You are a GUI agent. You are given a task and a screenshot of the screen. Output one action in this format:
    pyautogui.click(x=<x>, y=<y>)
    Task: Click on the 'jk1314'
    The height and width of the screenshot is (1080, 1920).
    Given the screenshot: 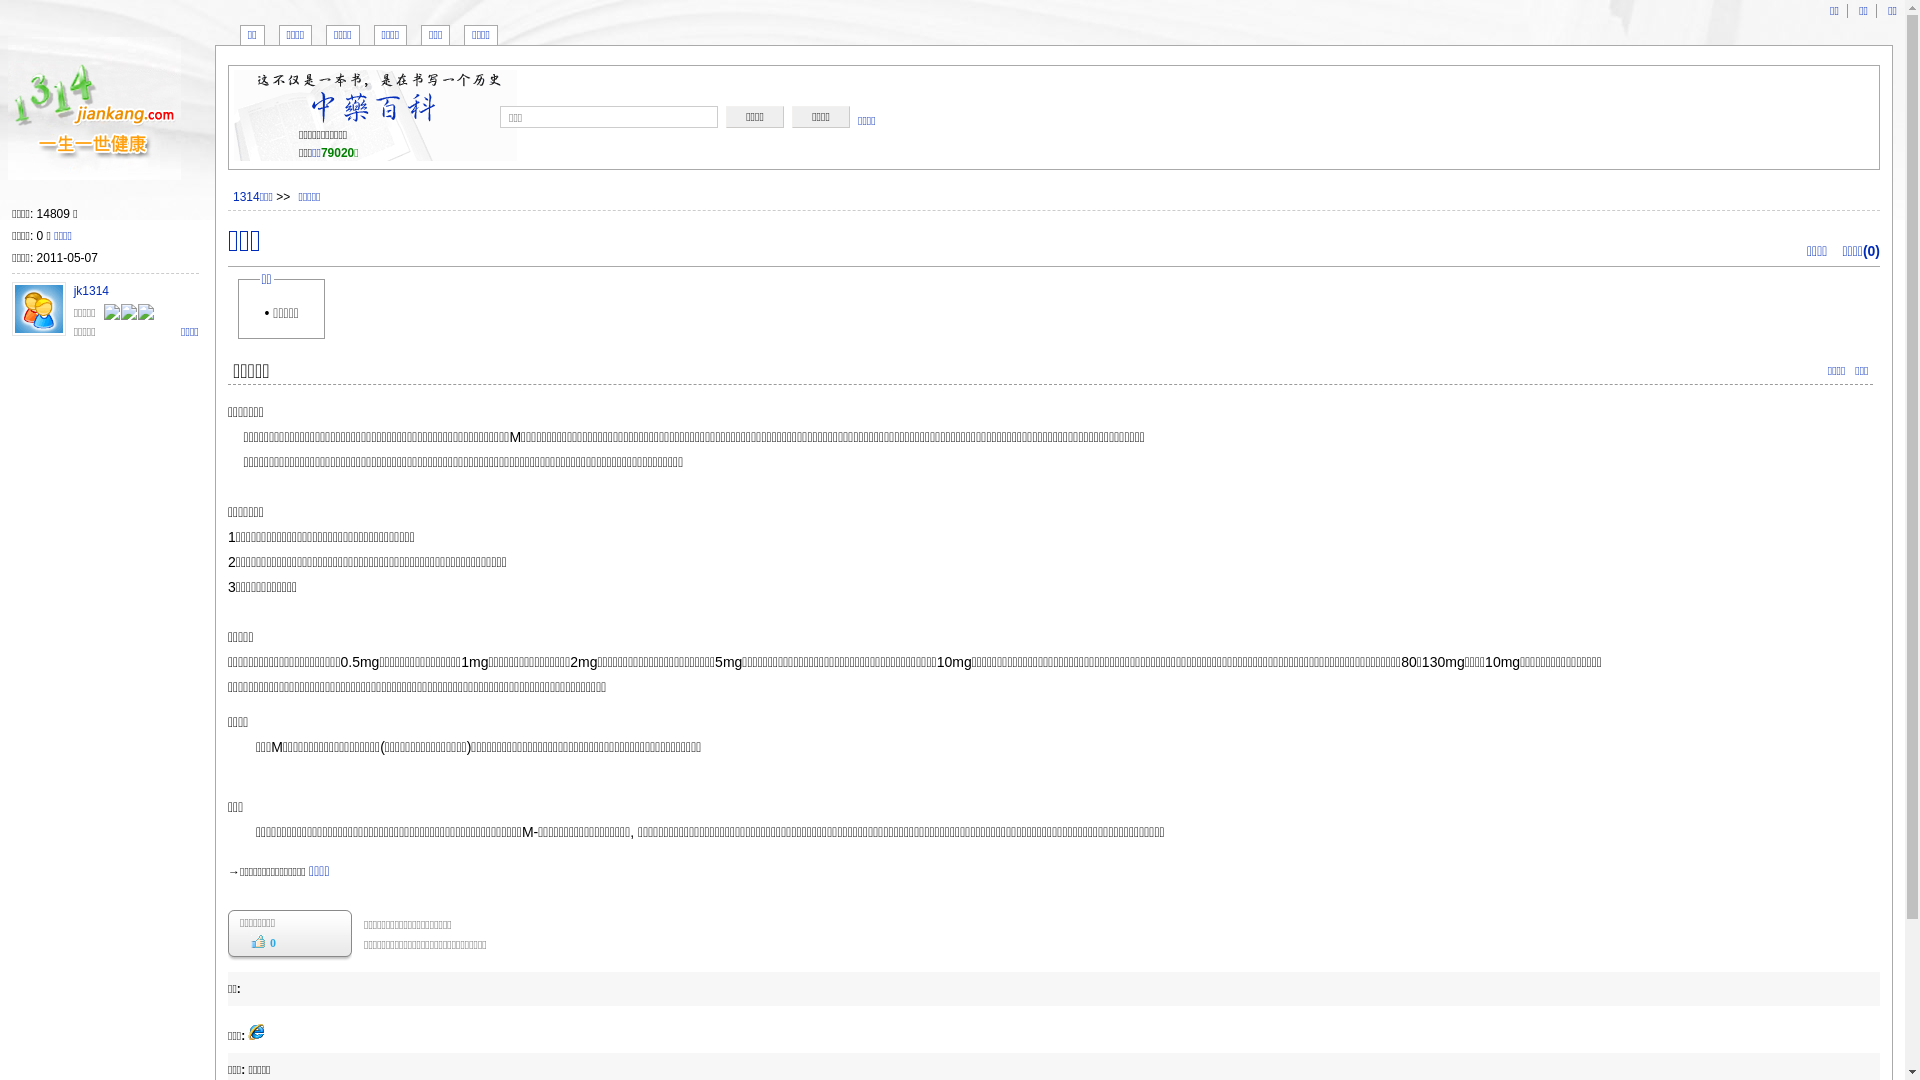 What is the action you would take?
    pyautogui.click(x=38, y=308)
    